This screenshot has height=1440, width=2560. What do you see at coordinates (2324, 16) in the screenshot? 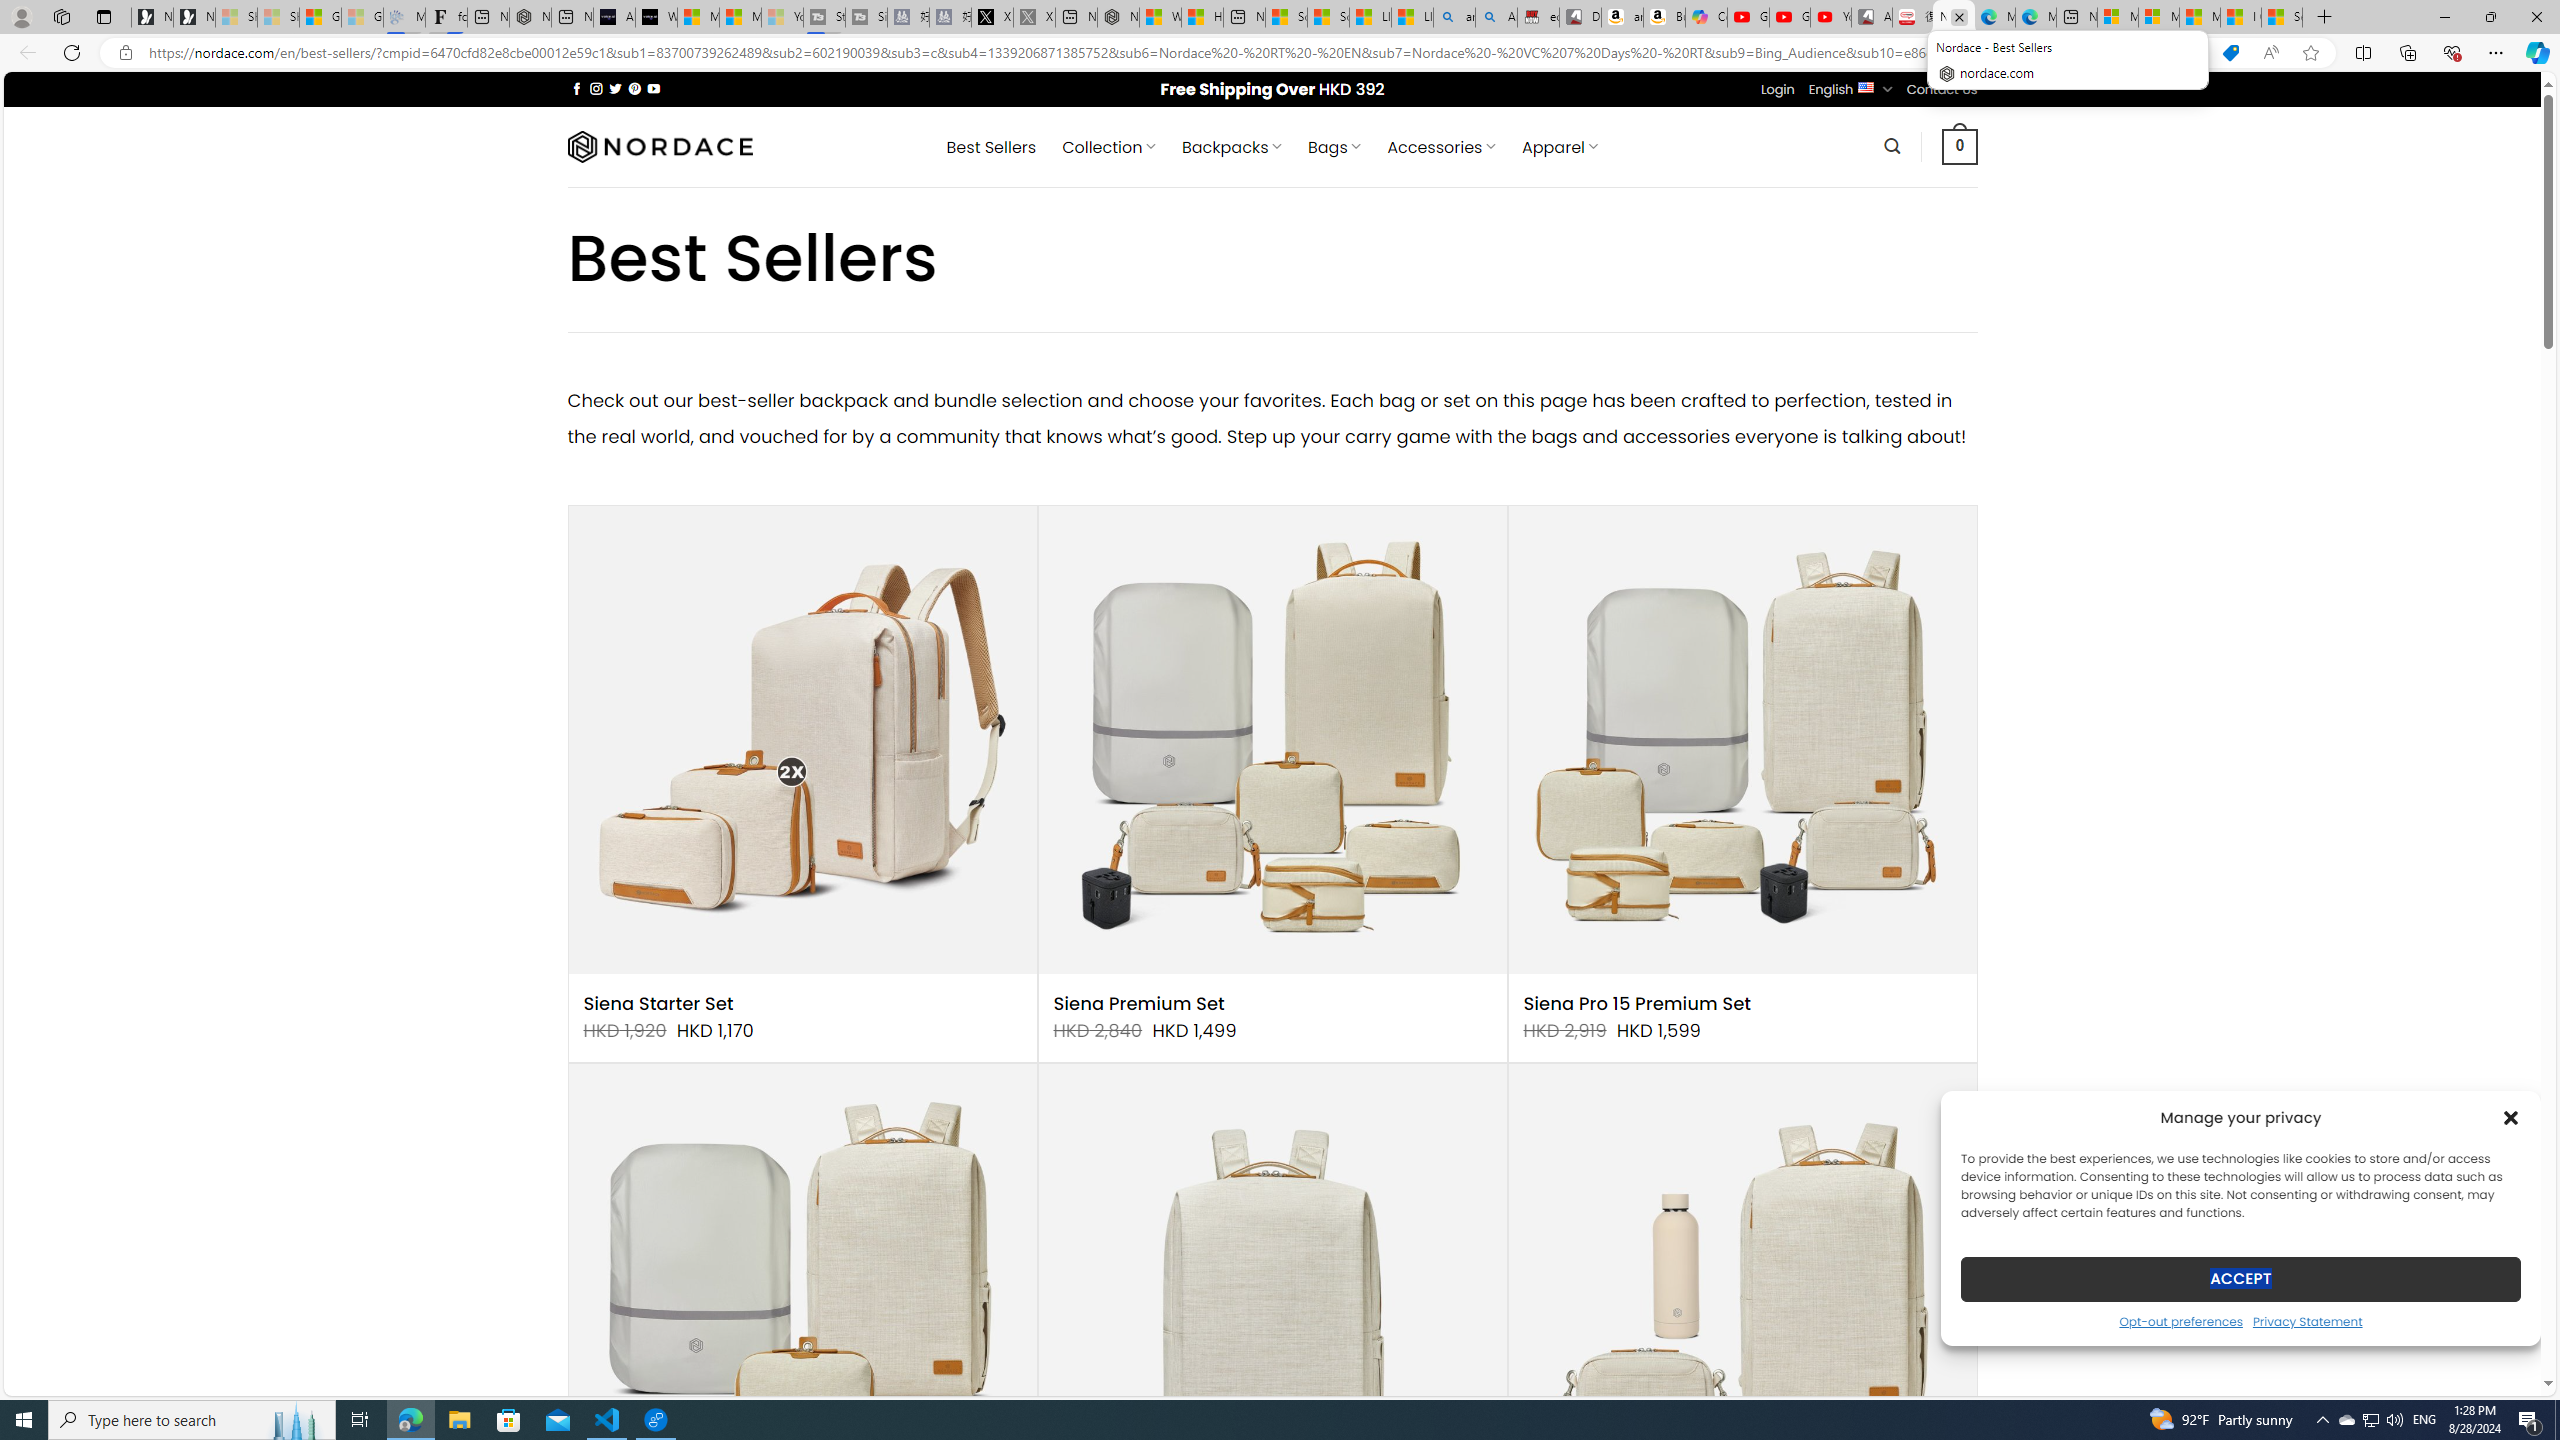
I see `'New Tab'` at bounding box center [2324, 16].